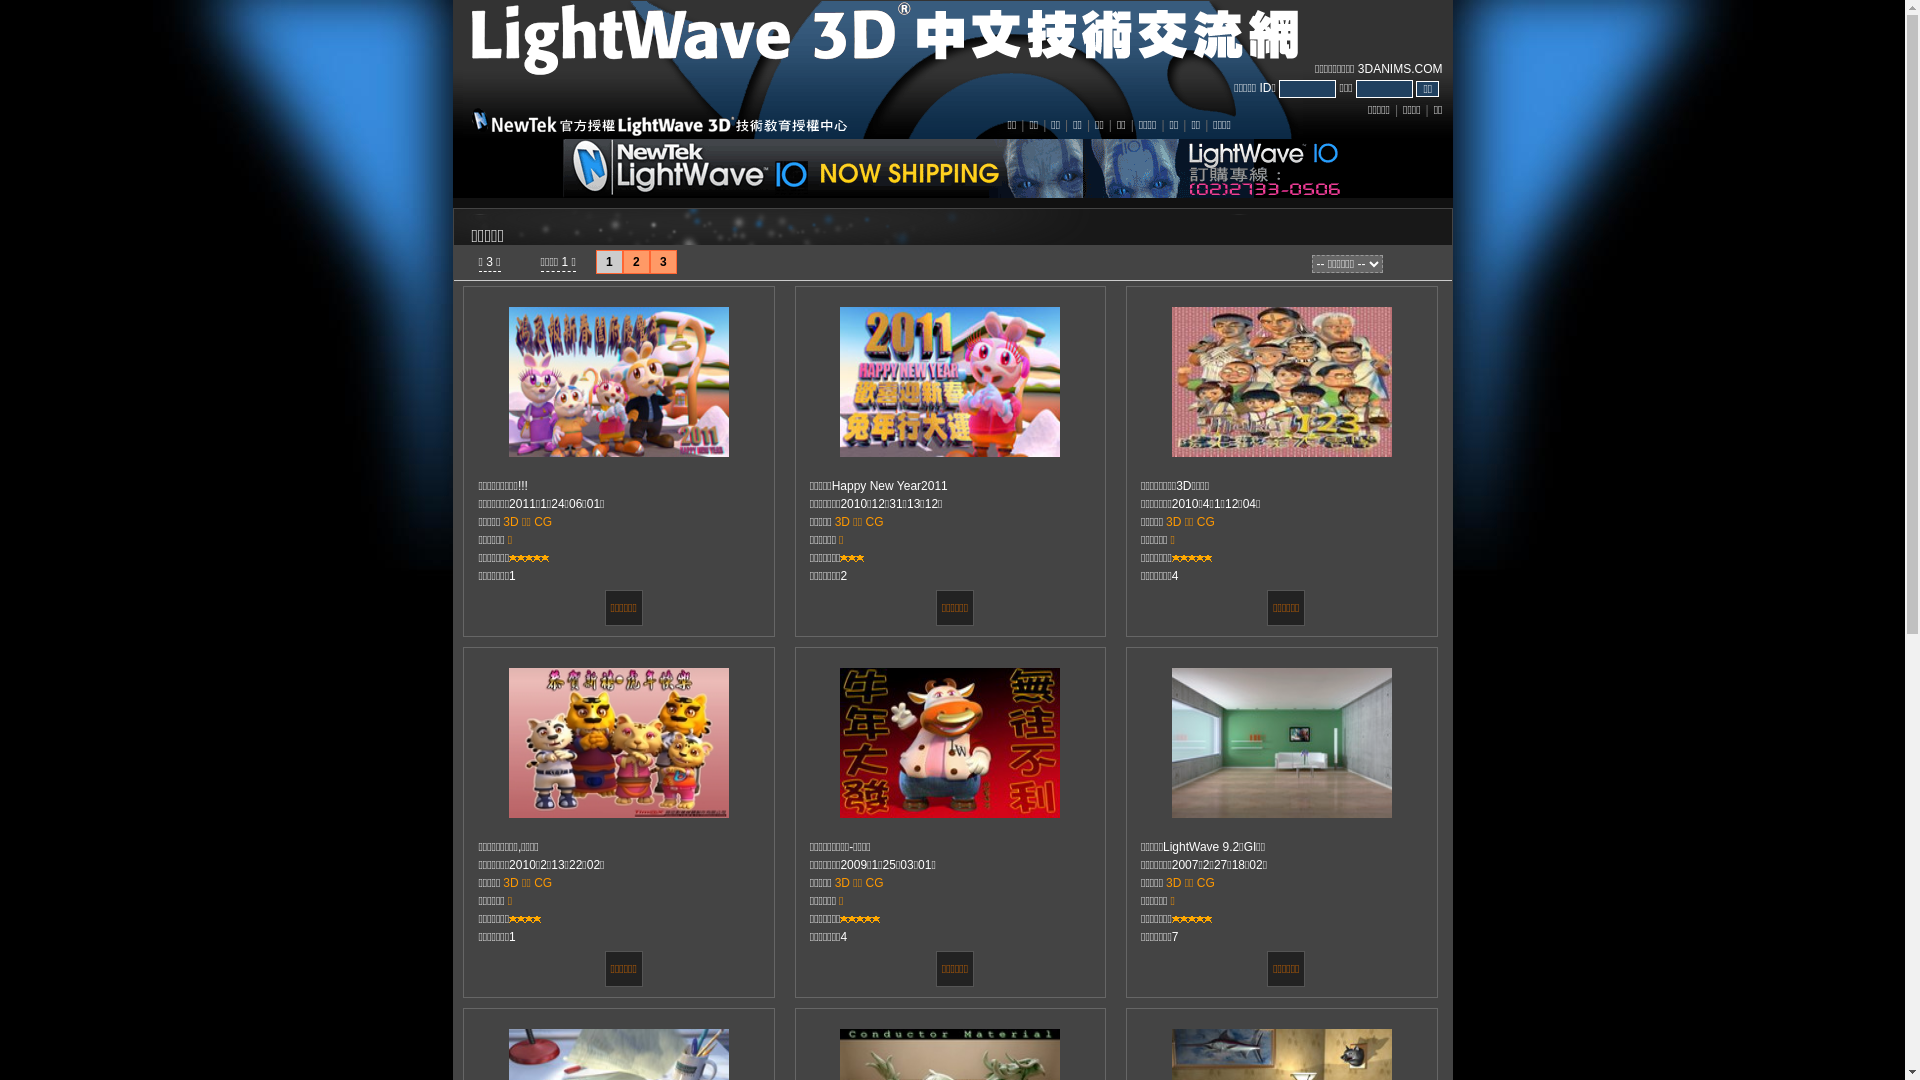 Image resolution: width=1920 pixels, height=1080 pixels. Describe the element at coordinates (663, 261) in the screenshot. I see `'3'` at that location.